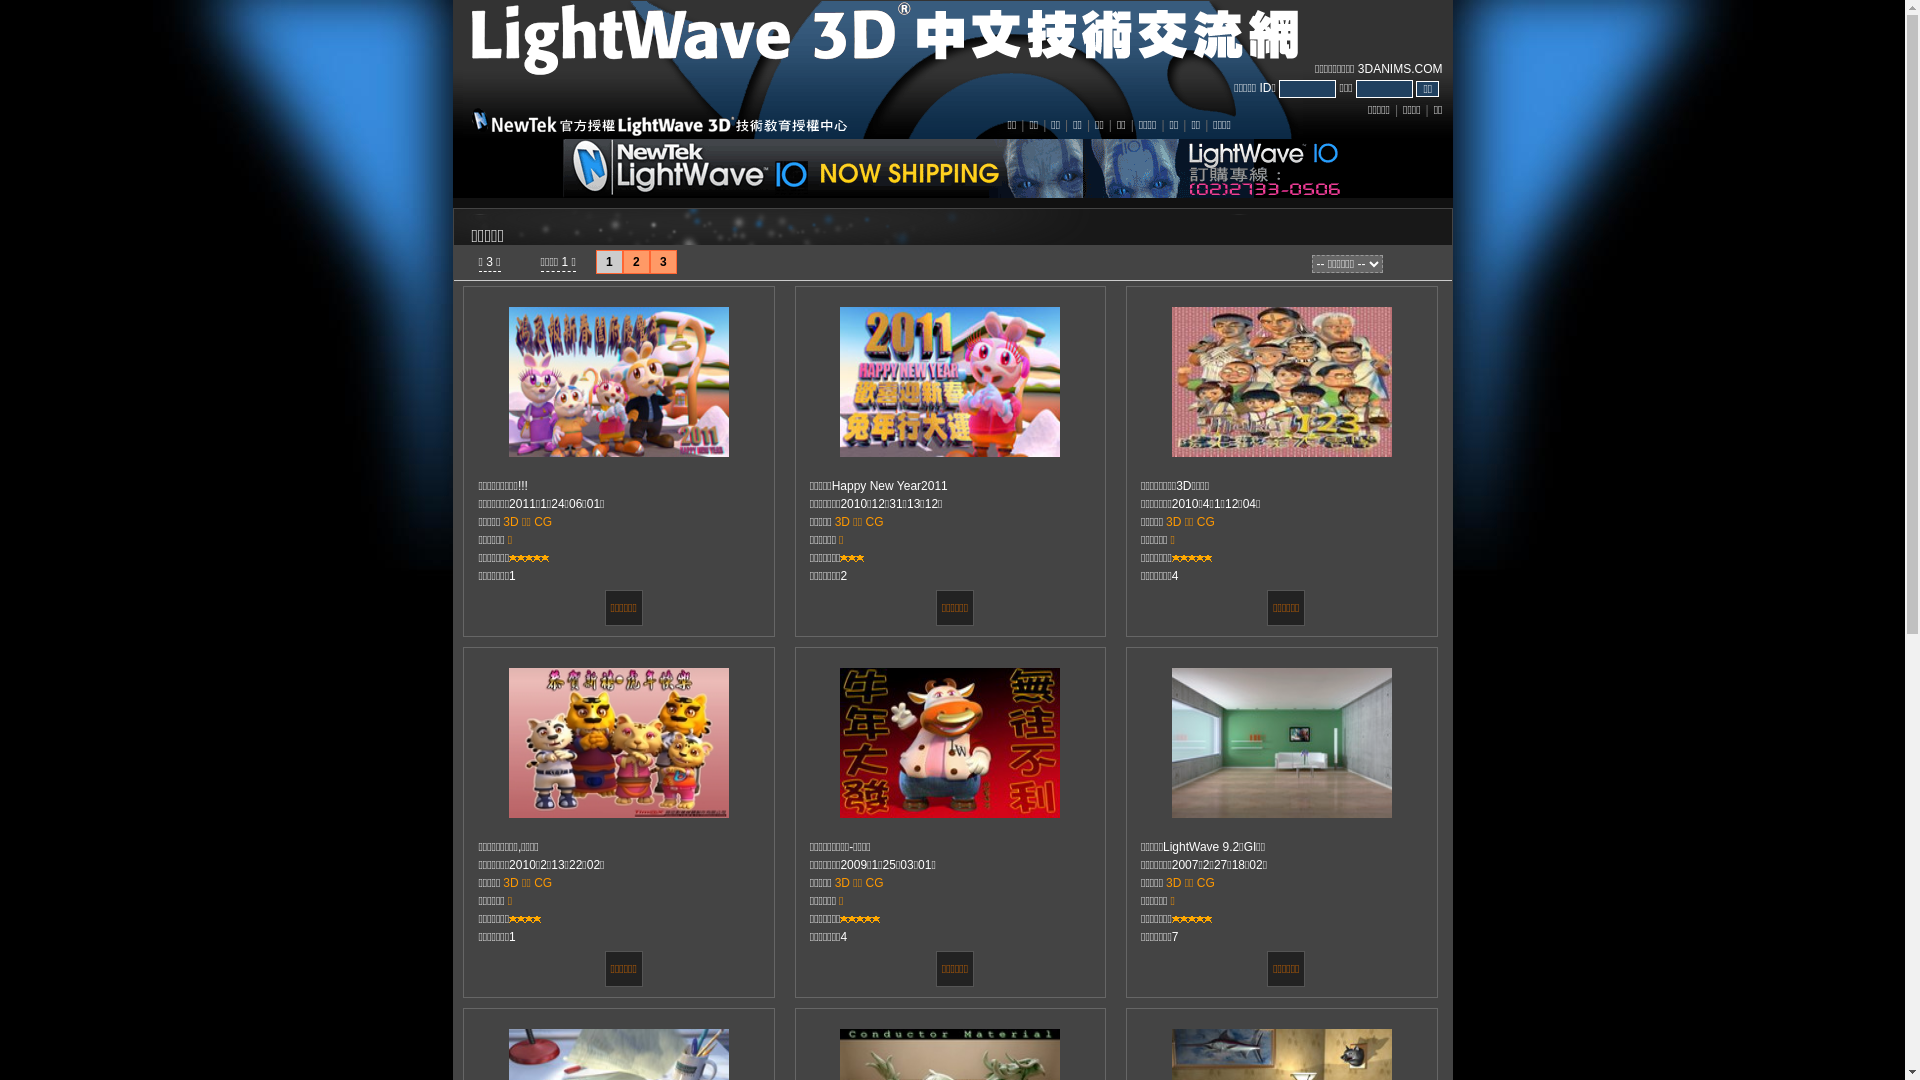 Image resolution: width=1920 pixels, height=1080 pixels. Describe the element at coordinates (663, 261) in the screenshot. I see `'3'` at that location.